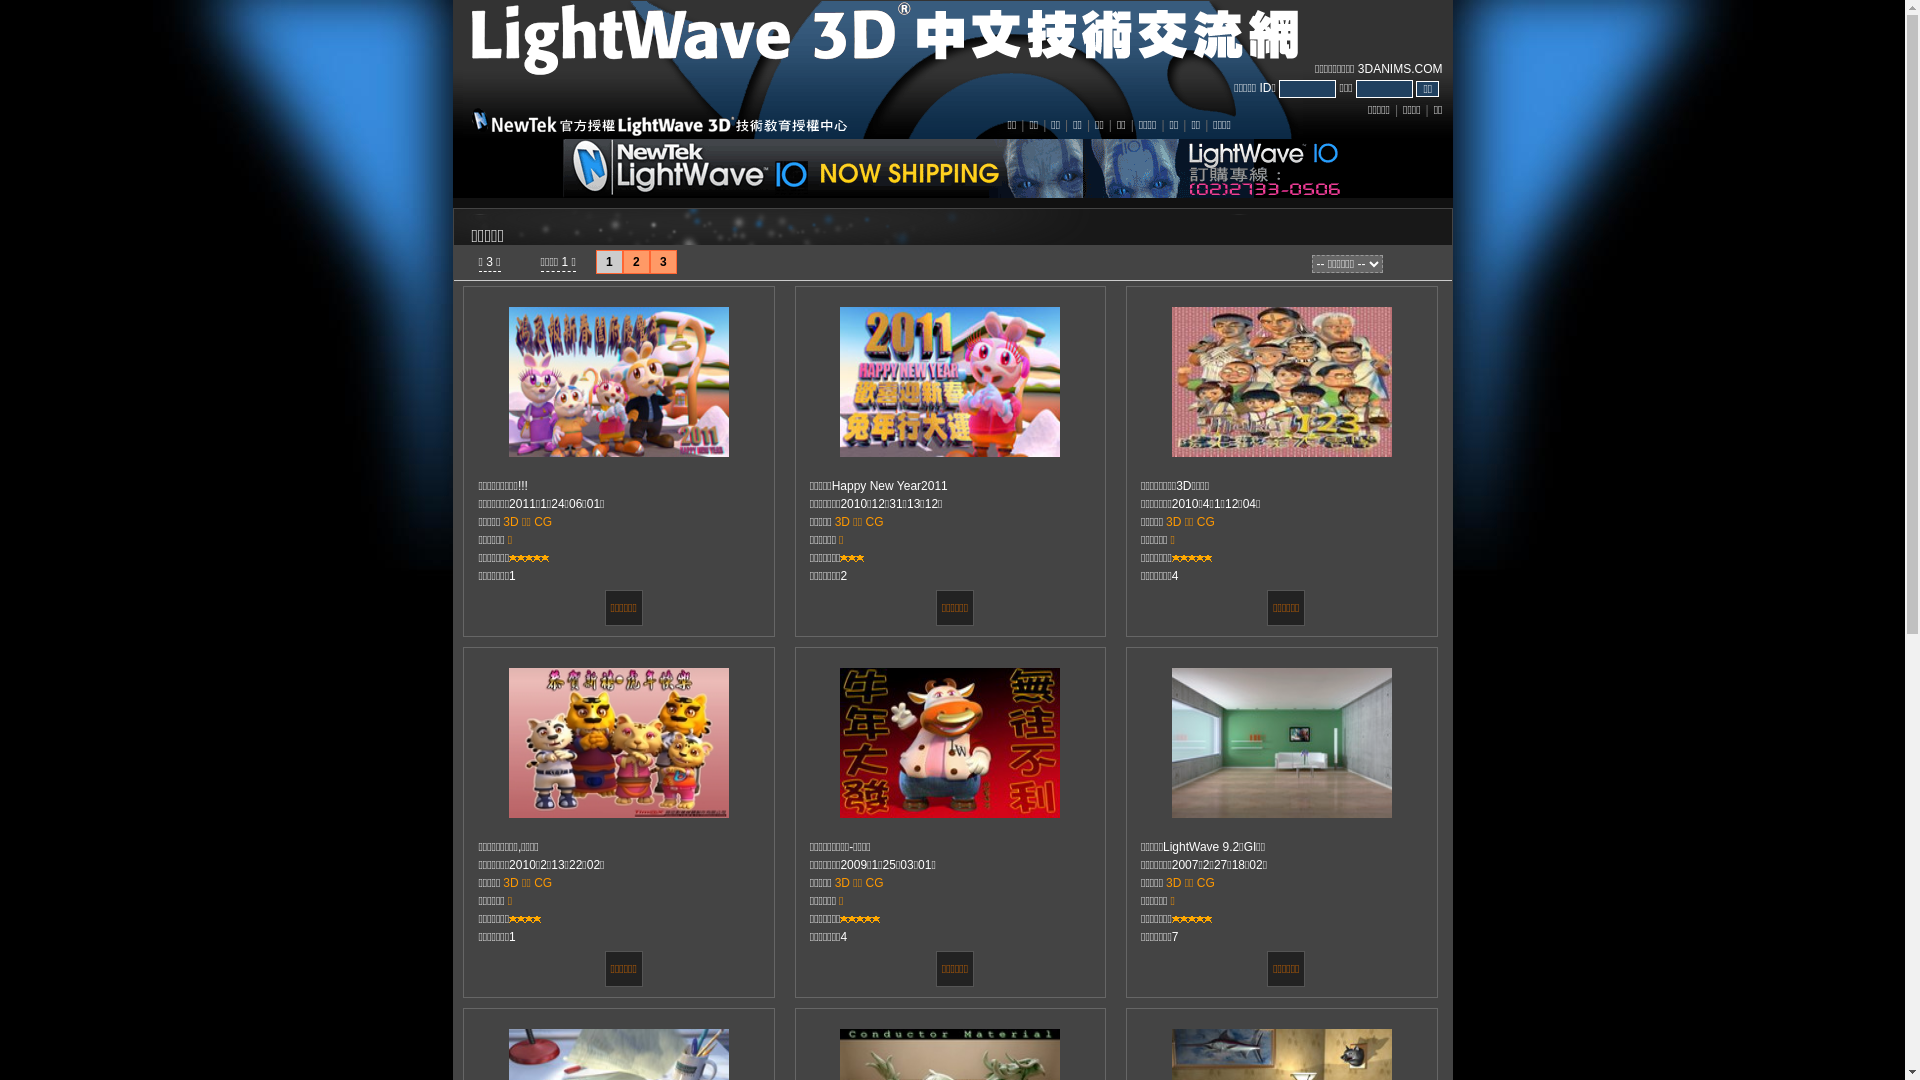 Image resolution: width=1920 pixels, height=1080 pixels. Describe the element at coordinates (663, 261) in the screenshot. I see `'3'` at that location.